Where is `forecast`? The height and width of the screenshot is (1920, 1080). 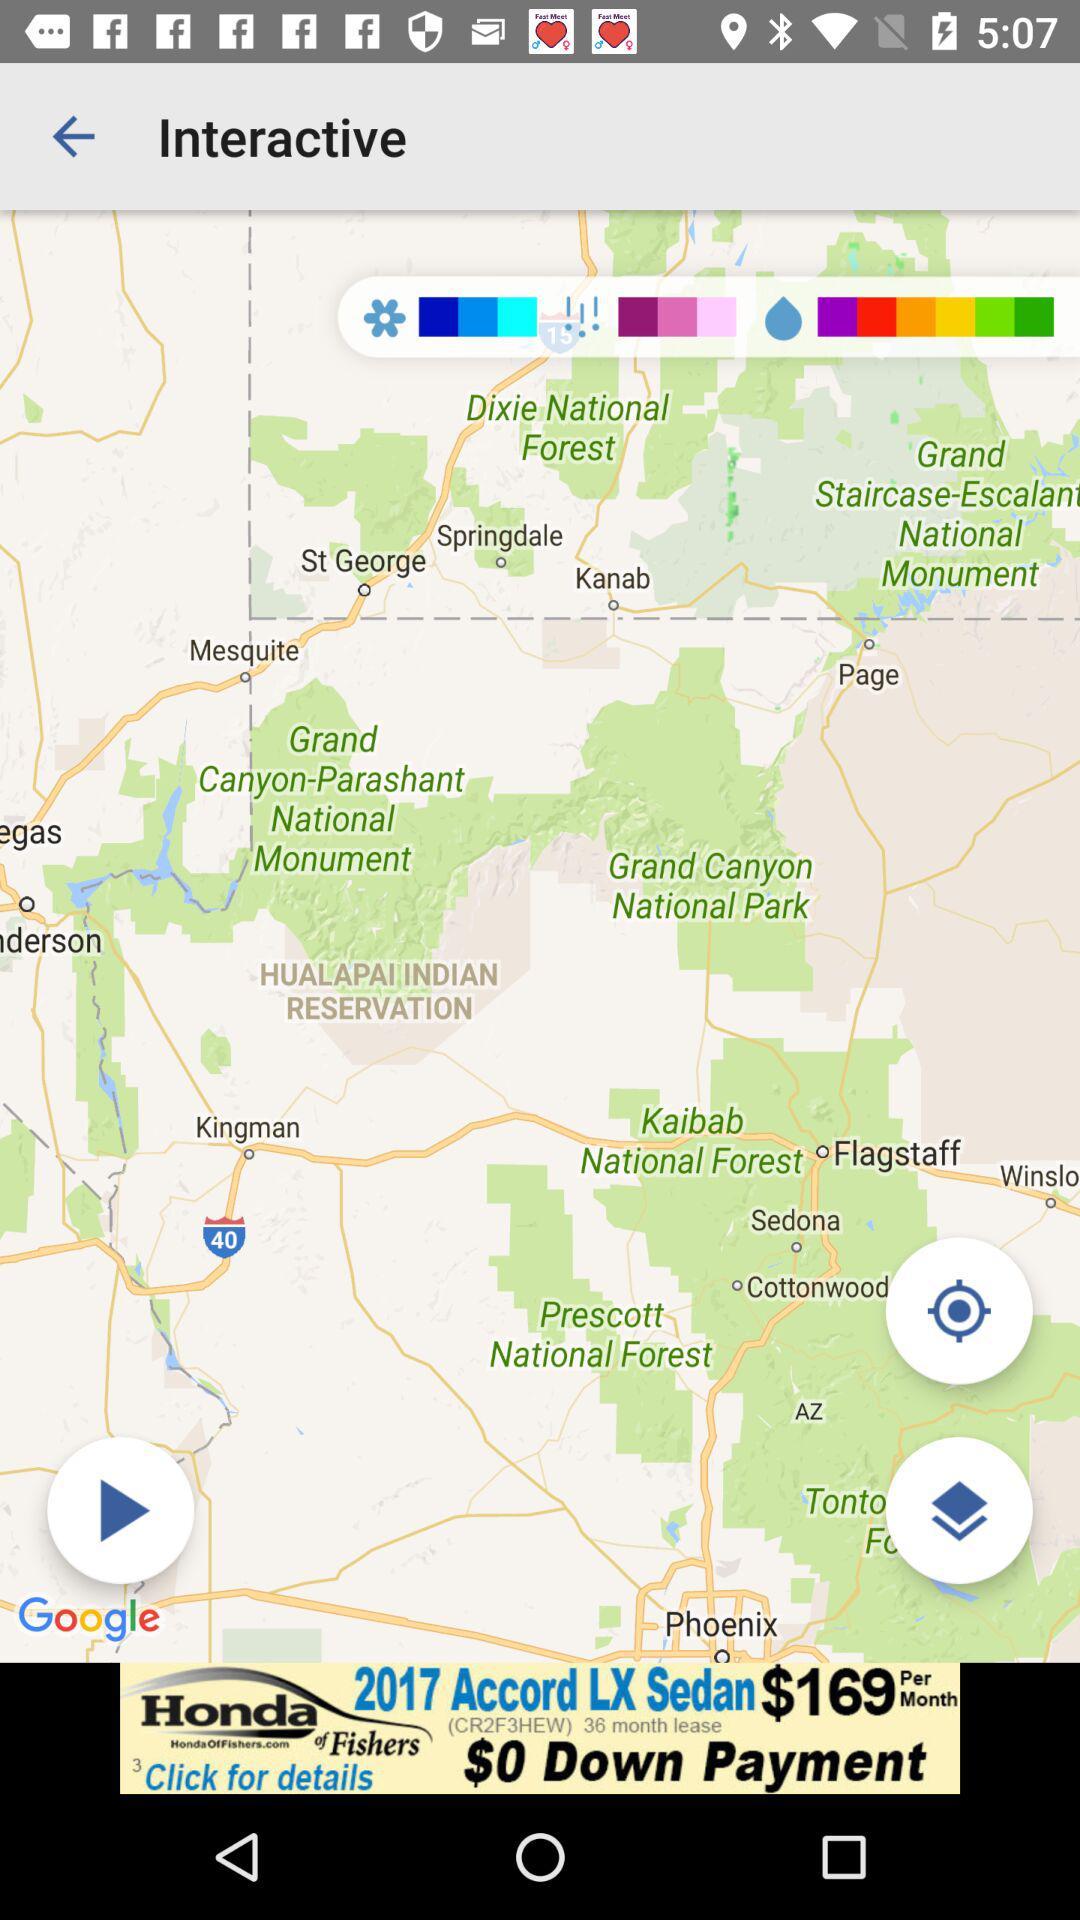 forecast is located at coordinates (120, 1510).